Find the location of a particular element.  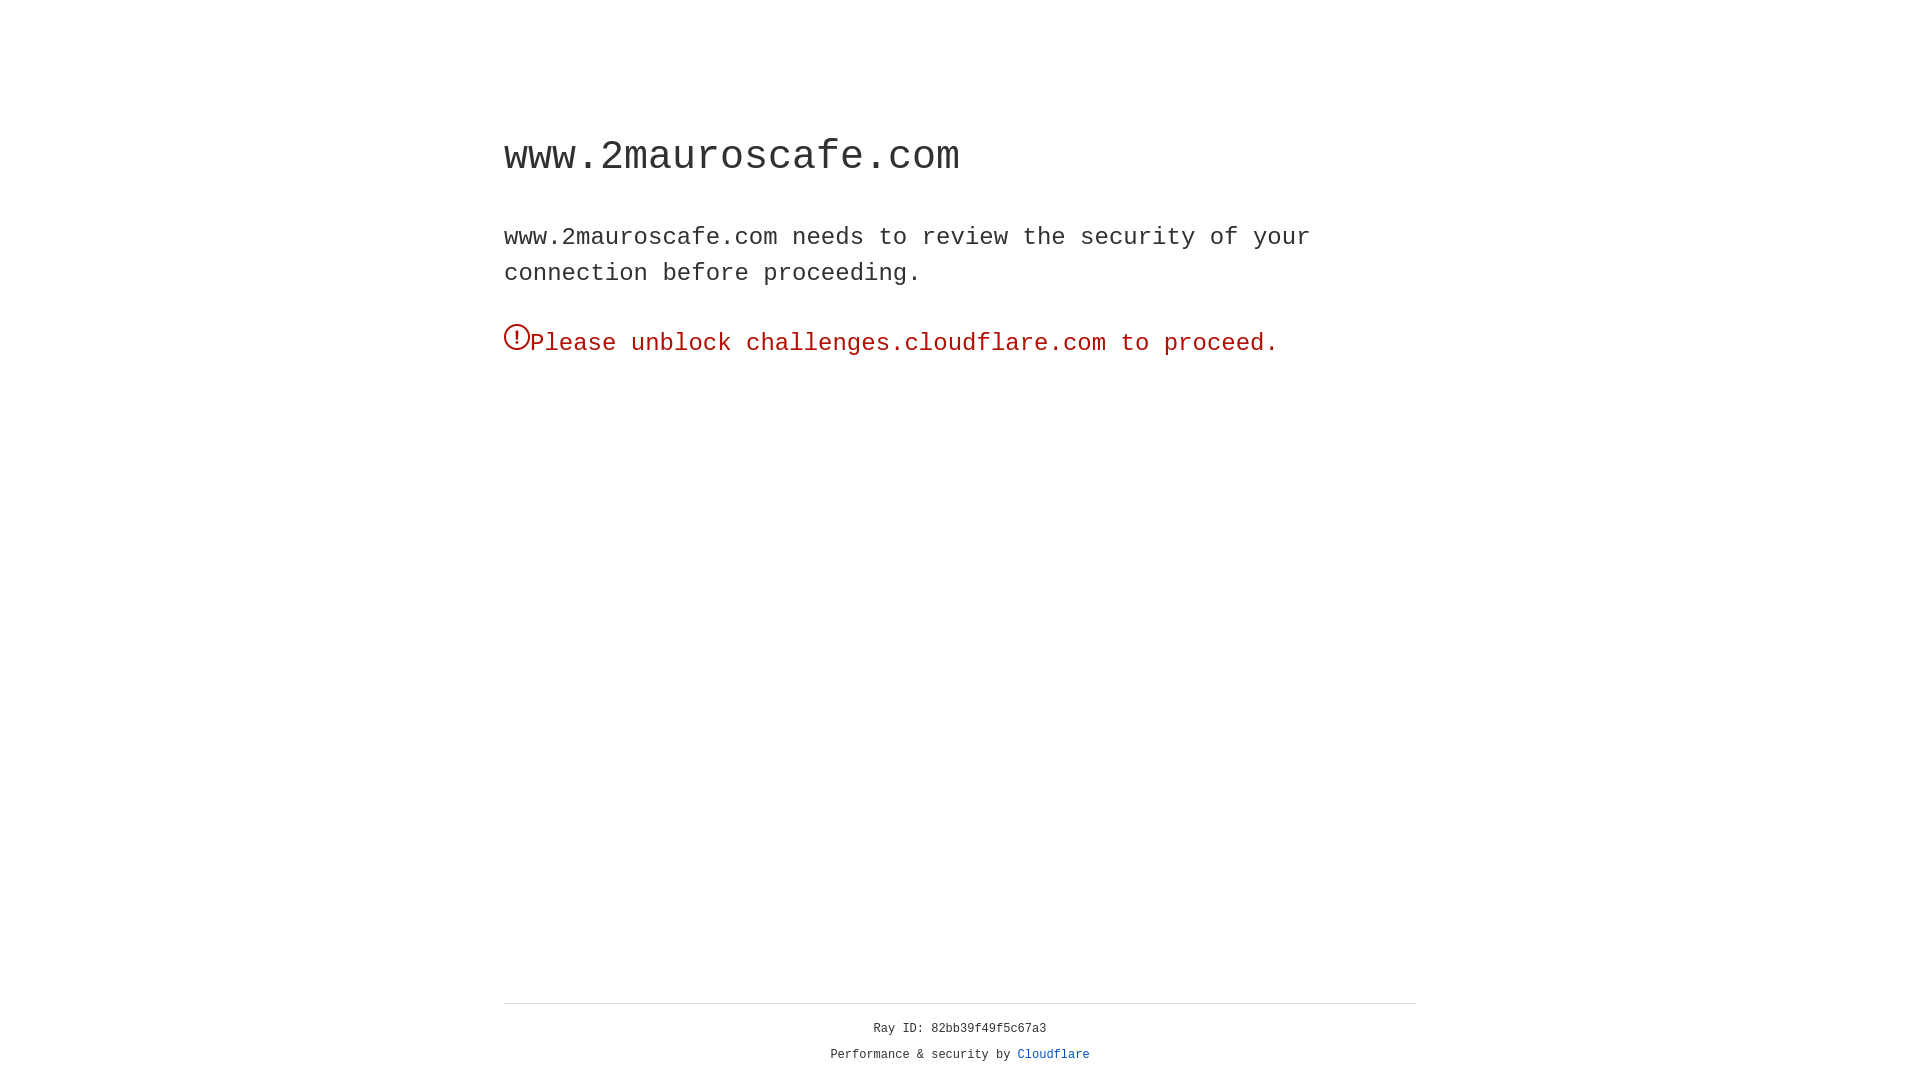

'Cloudflare' is located at coordinates (1053, 1054).